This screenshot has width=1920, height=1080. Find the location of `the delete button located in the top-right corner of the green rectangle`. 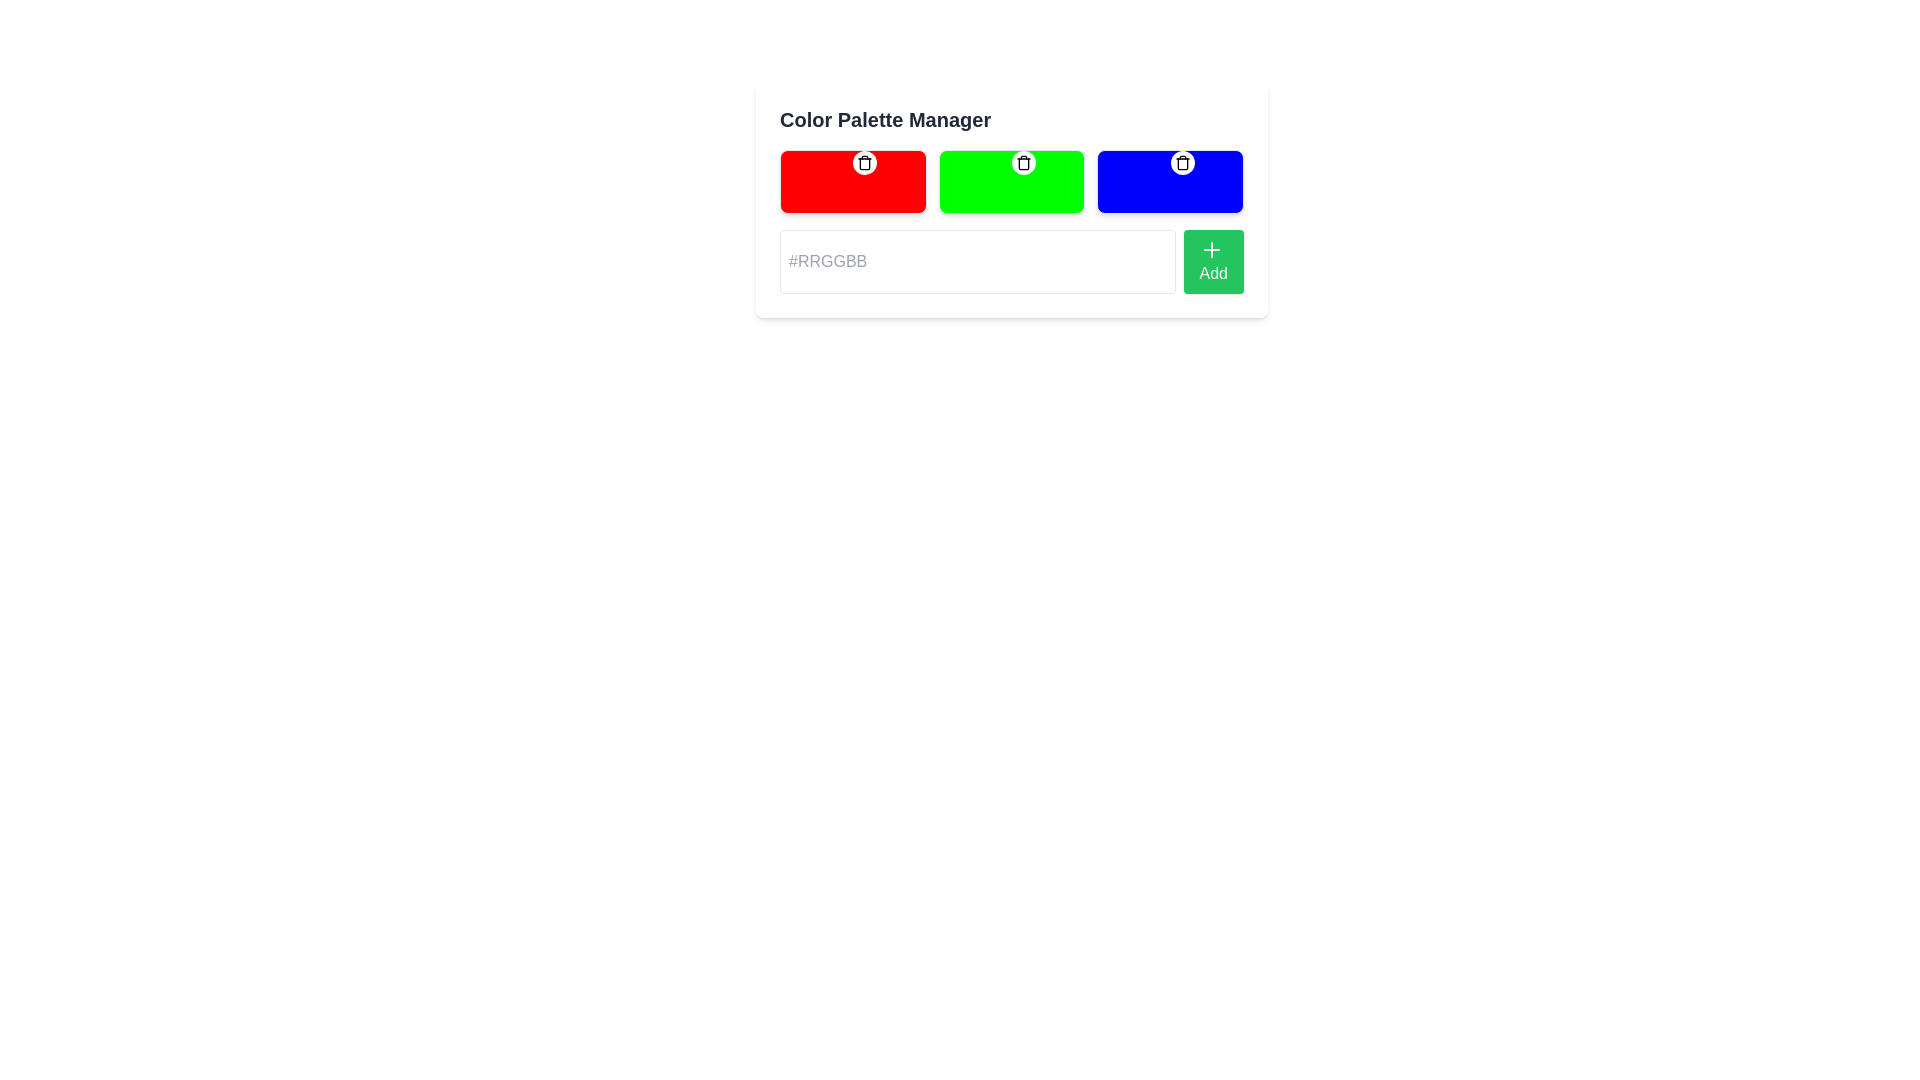

the delete button located in the top-right corner of the green rectangle is located at coordinates (1023, 161).